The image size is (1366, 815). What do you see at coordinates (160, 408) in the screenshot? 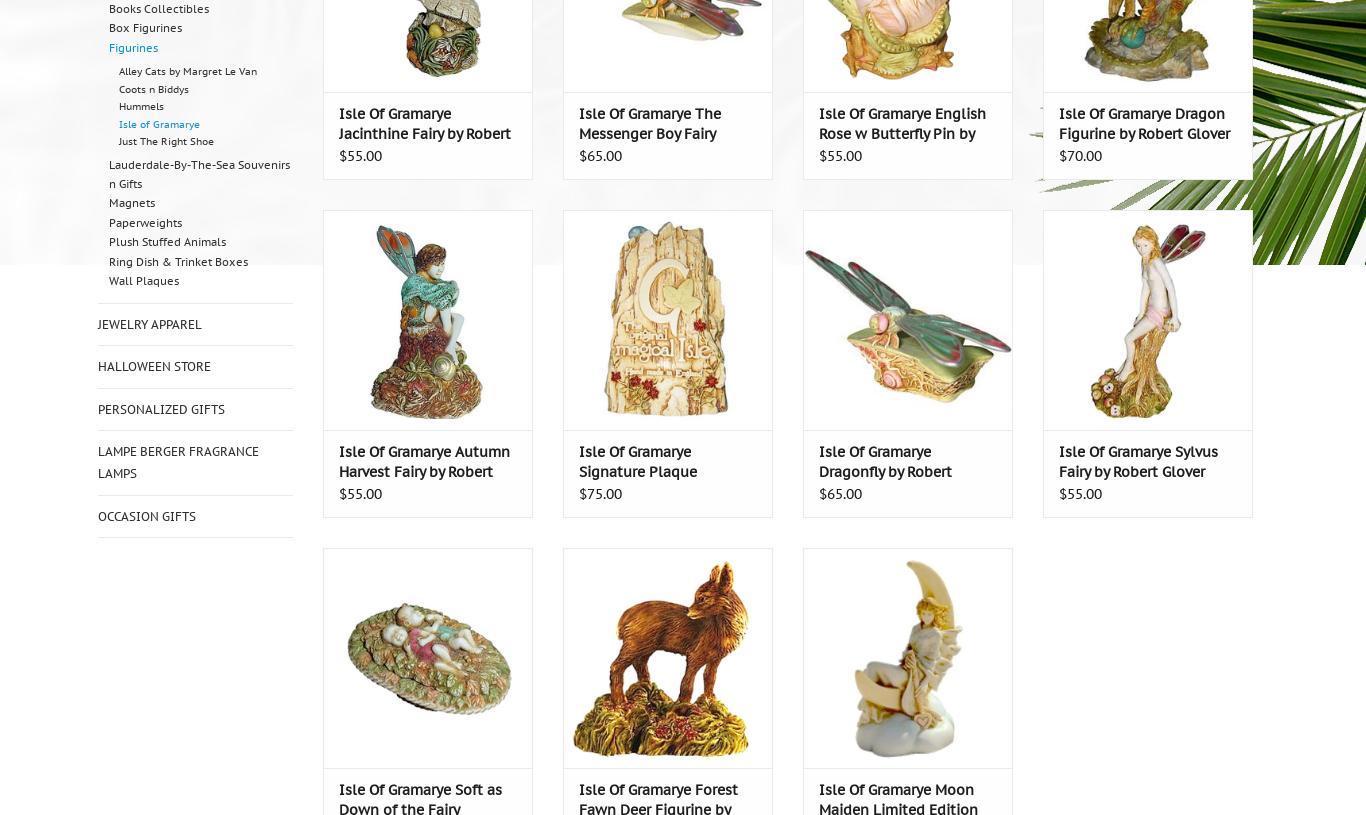
I see `'Personalized Gifts'` at bounding box center [160, 408].